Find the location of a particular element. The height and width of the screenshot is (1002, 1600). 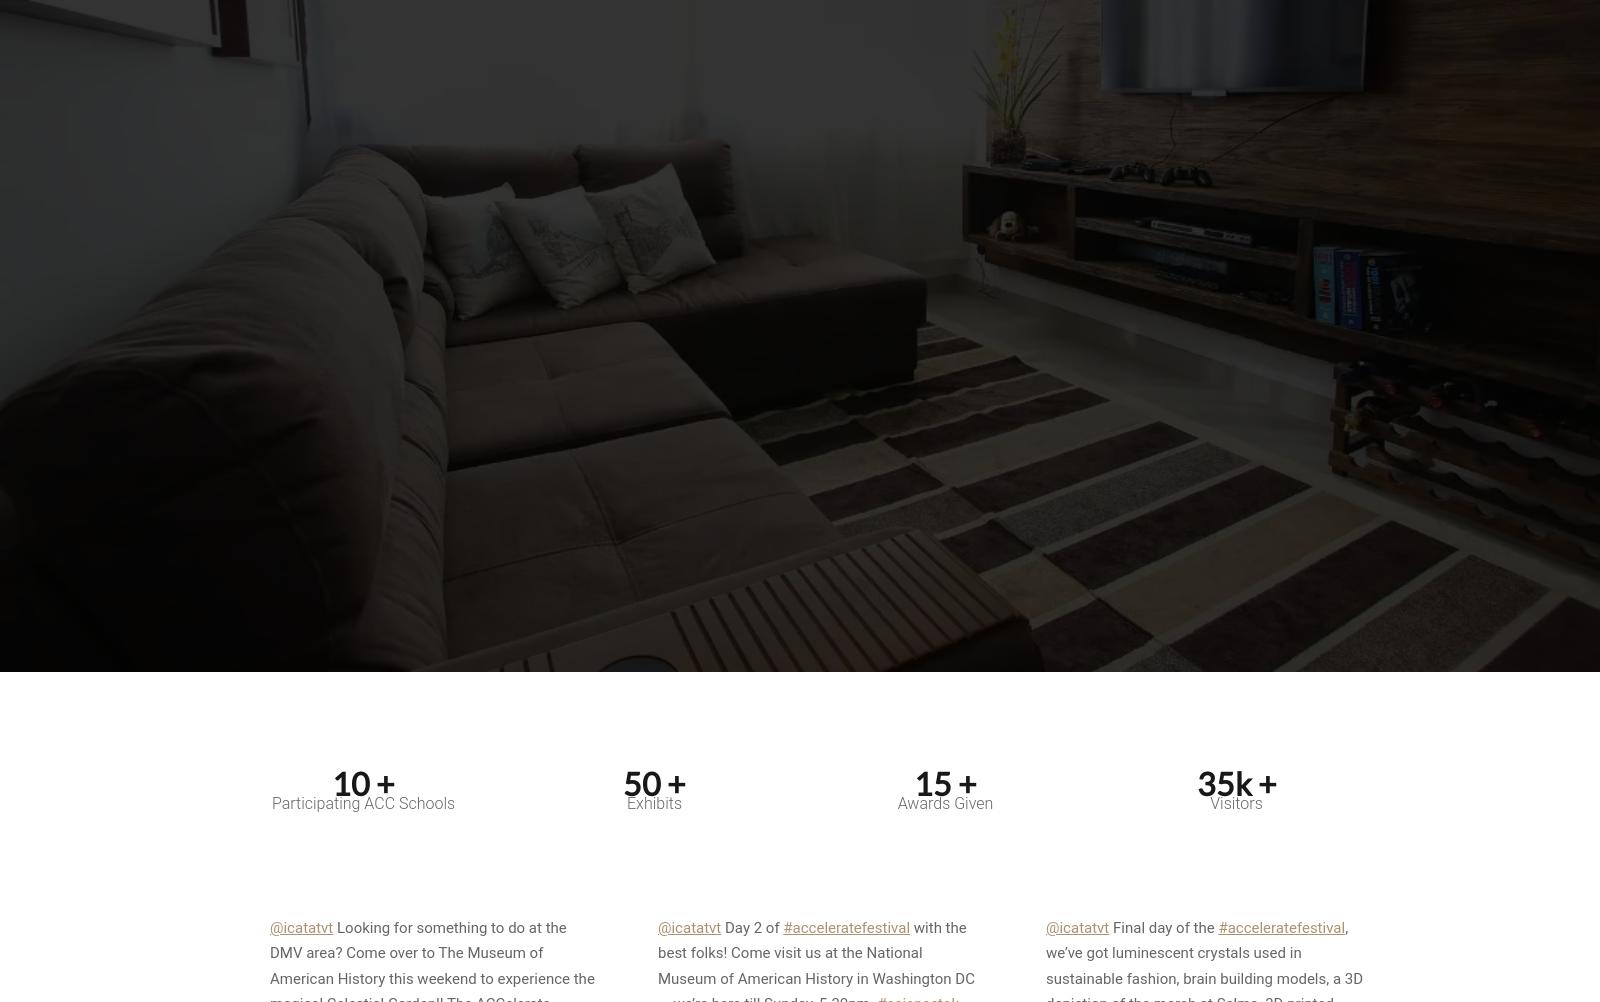

'Participating ACC Schools' is located at coordinates (363, 801).